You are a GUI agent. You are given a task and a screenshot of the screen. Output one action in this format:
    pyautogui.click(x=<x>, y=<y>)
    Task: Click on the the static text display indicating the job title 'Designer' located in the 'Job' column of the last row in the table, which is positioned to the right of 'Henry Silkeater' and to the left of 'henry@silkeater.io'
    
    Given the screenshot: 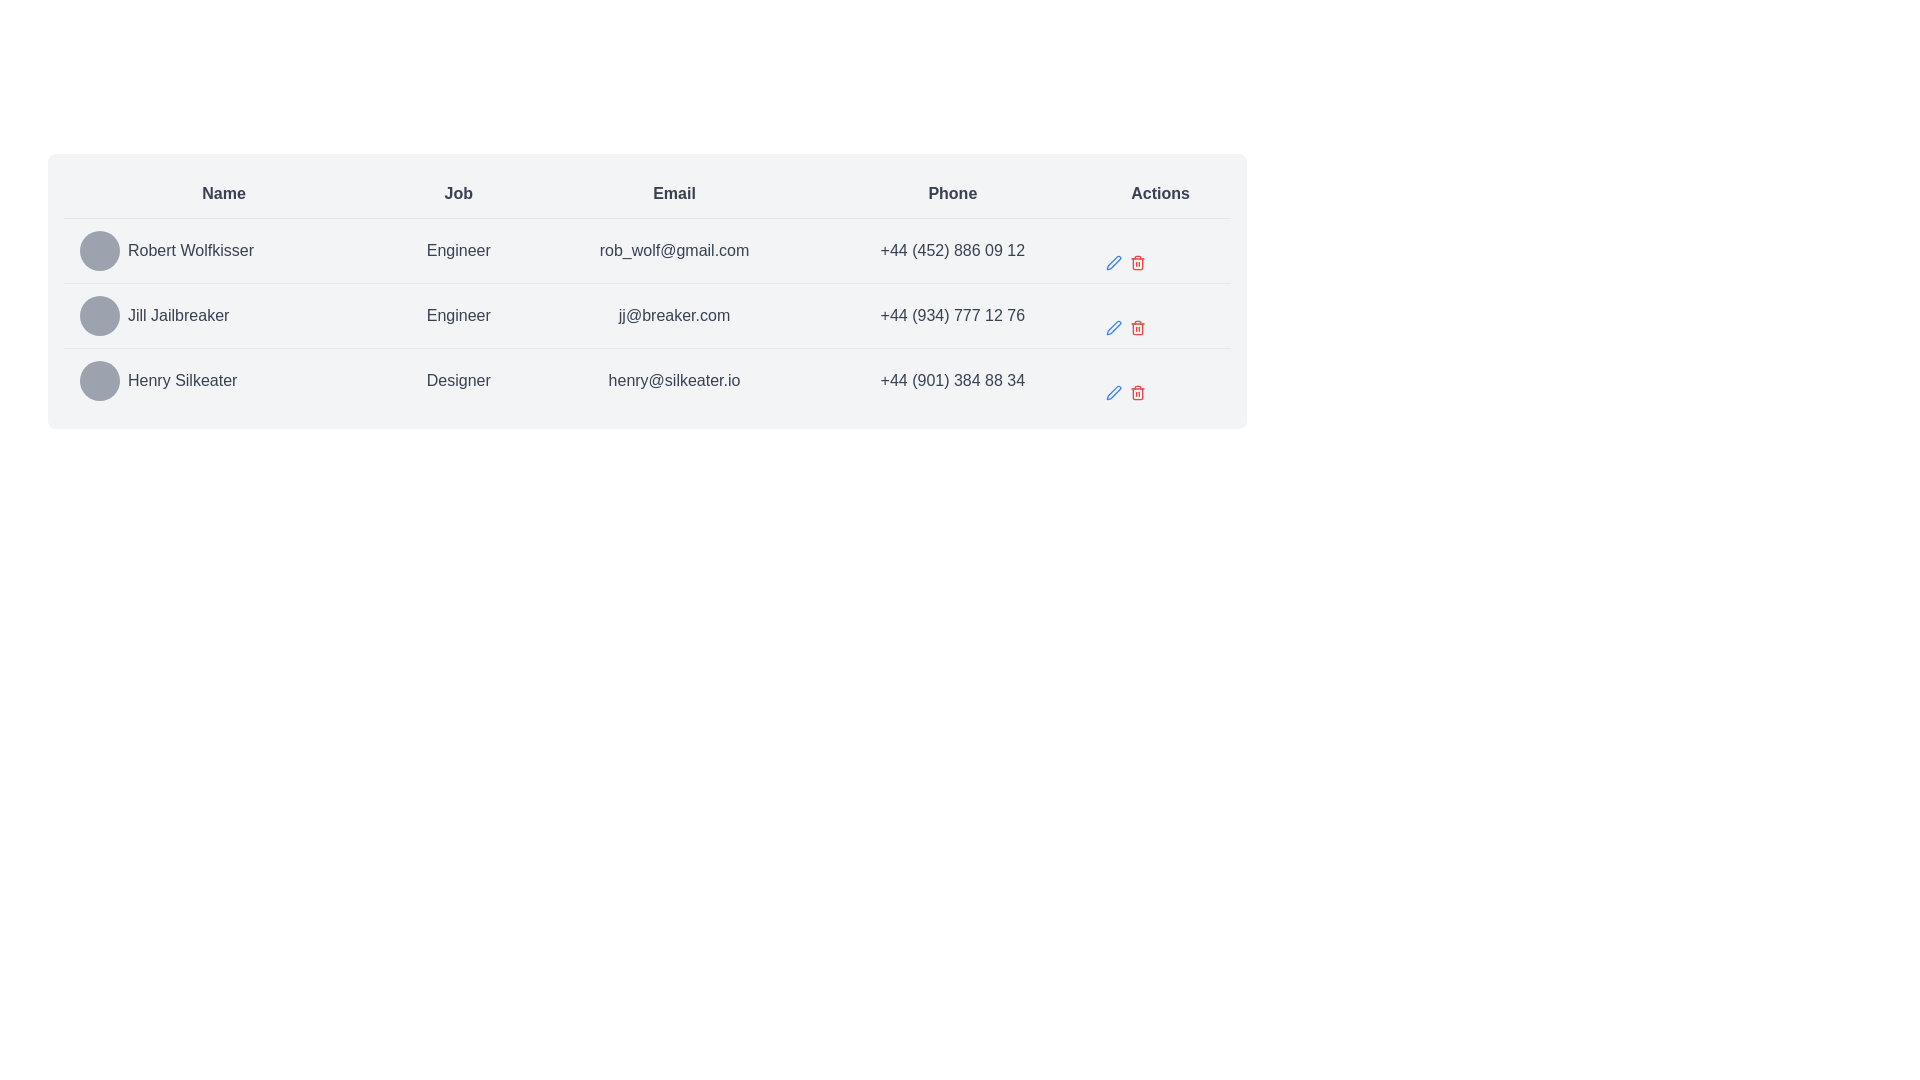 What is the action you would take?
    pyautogui.click(x=457, y=380)
    